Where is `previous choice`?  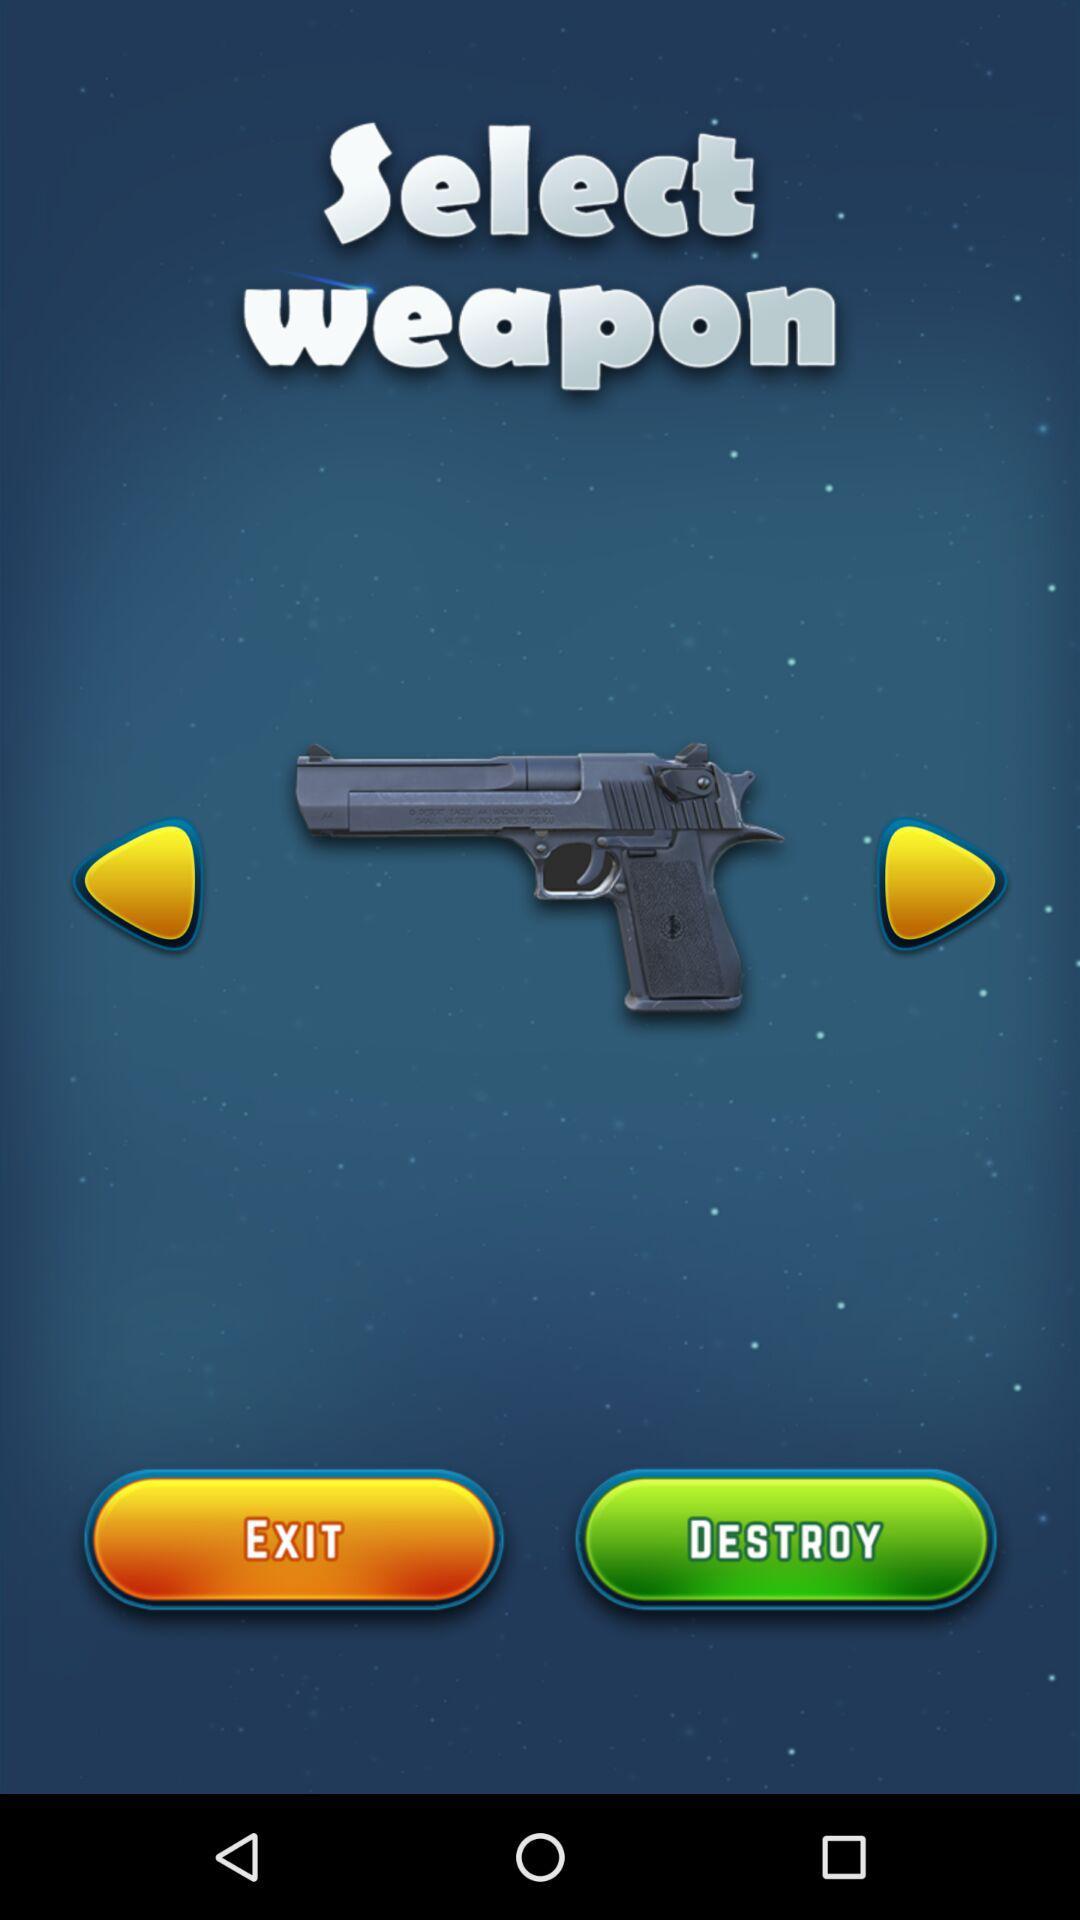
previous choice is located at coordinates (137, 887).